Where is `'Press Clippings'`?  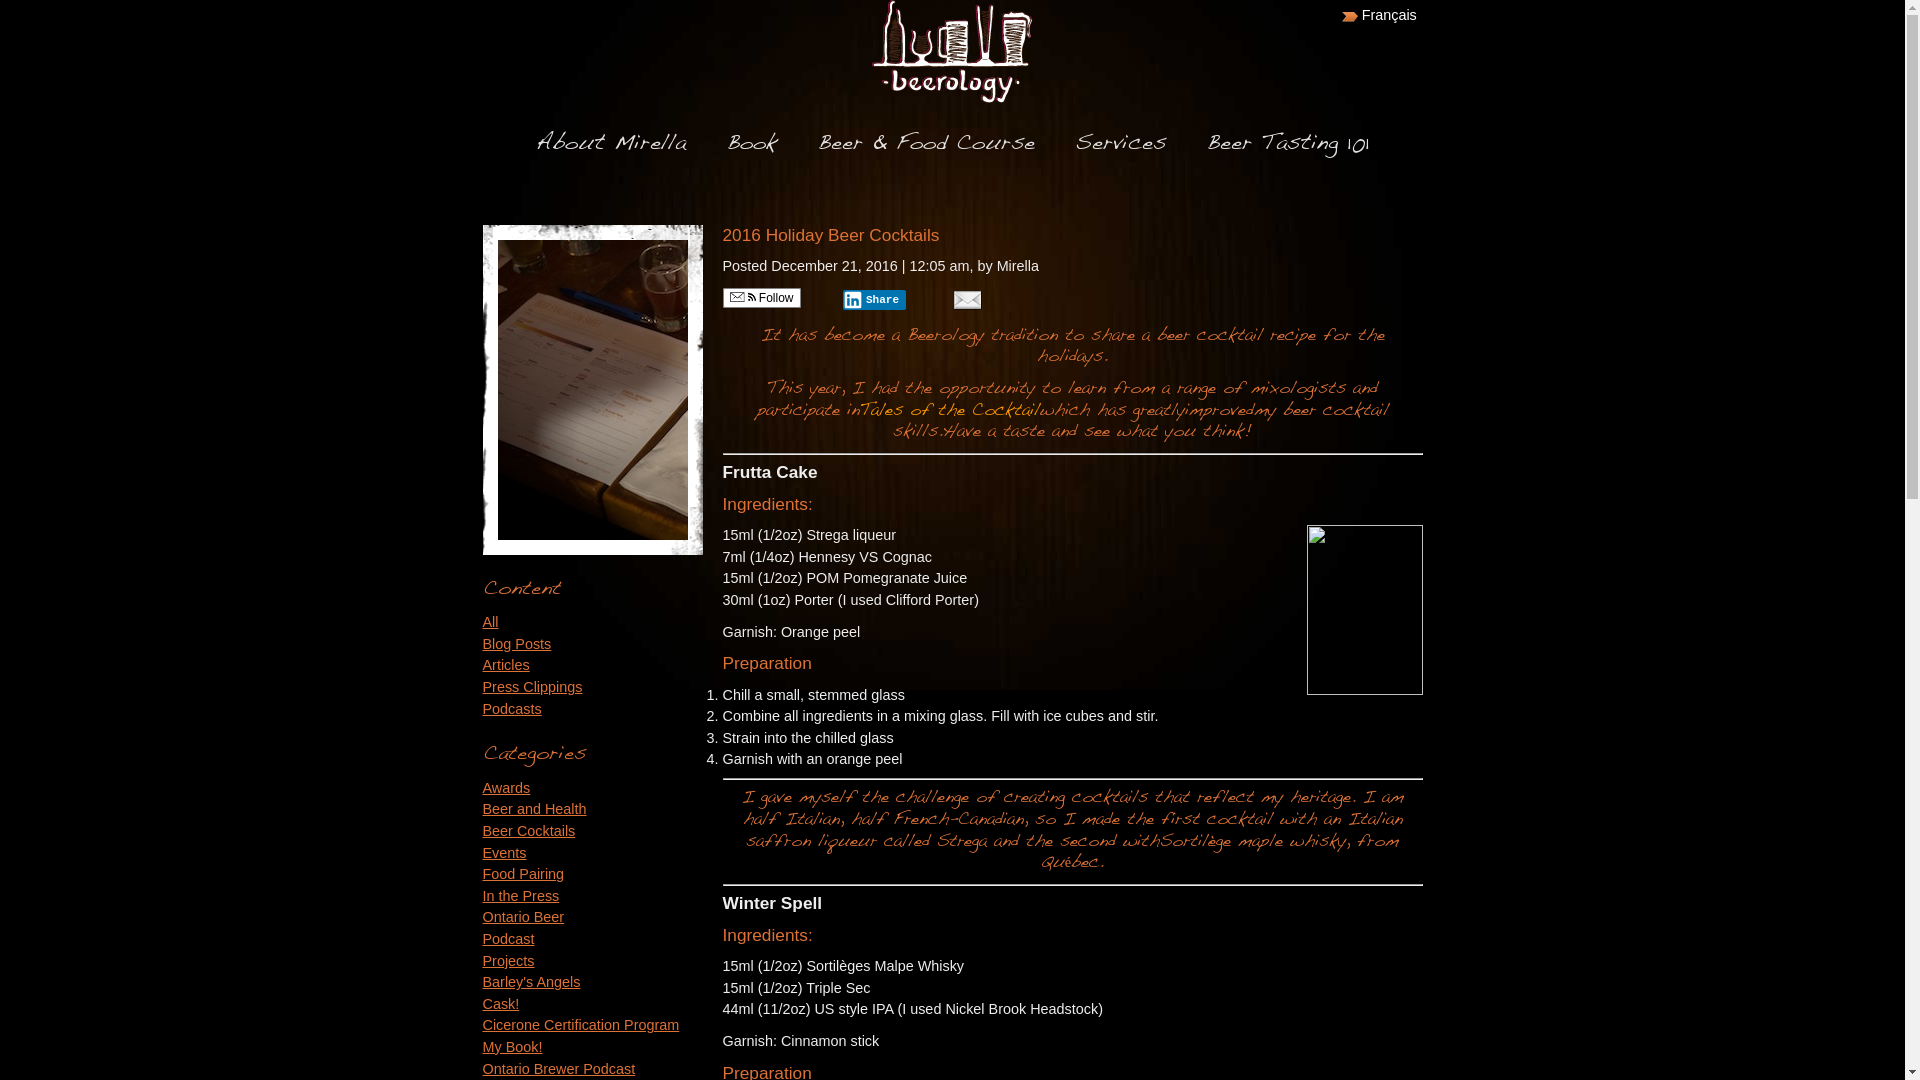 'Press Clippings' is located at coordinates (481, 685).